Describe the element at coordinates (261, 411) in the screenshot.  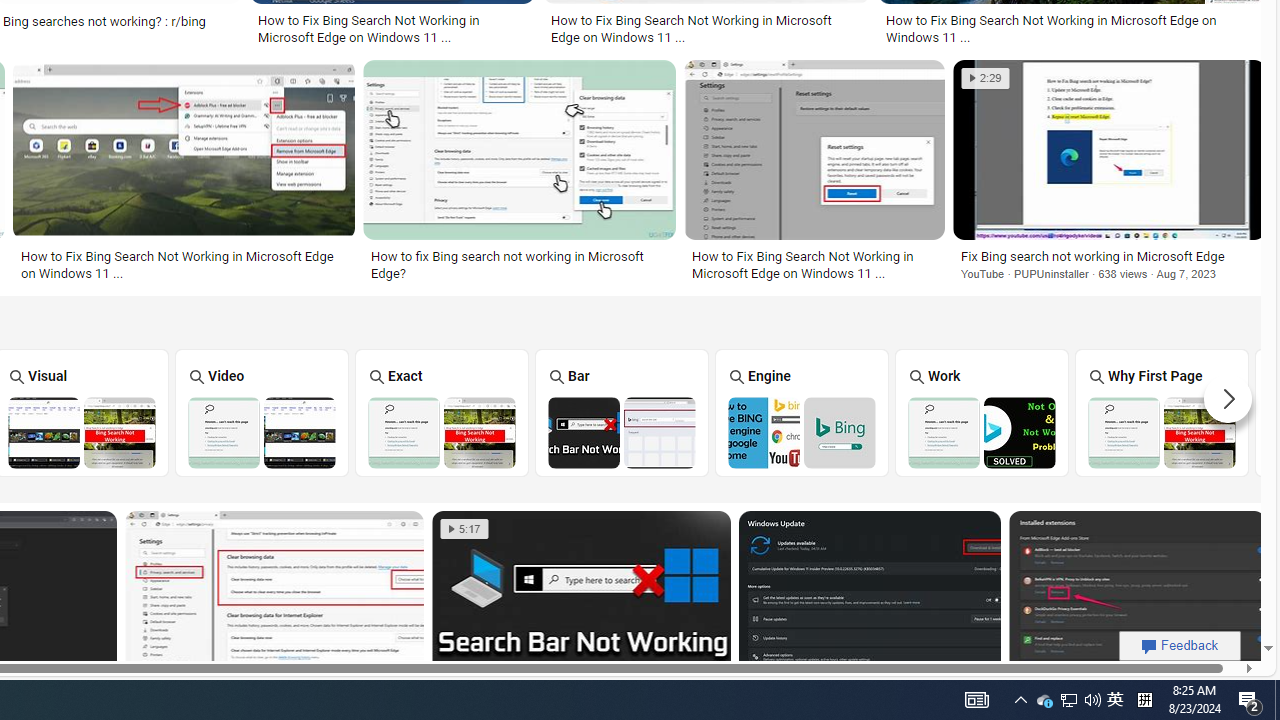
I see `'Video'` at that location.